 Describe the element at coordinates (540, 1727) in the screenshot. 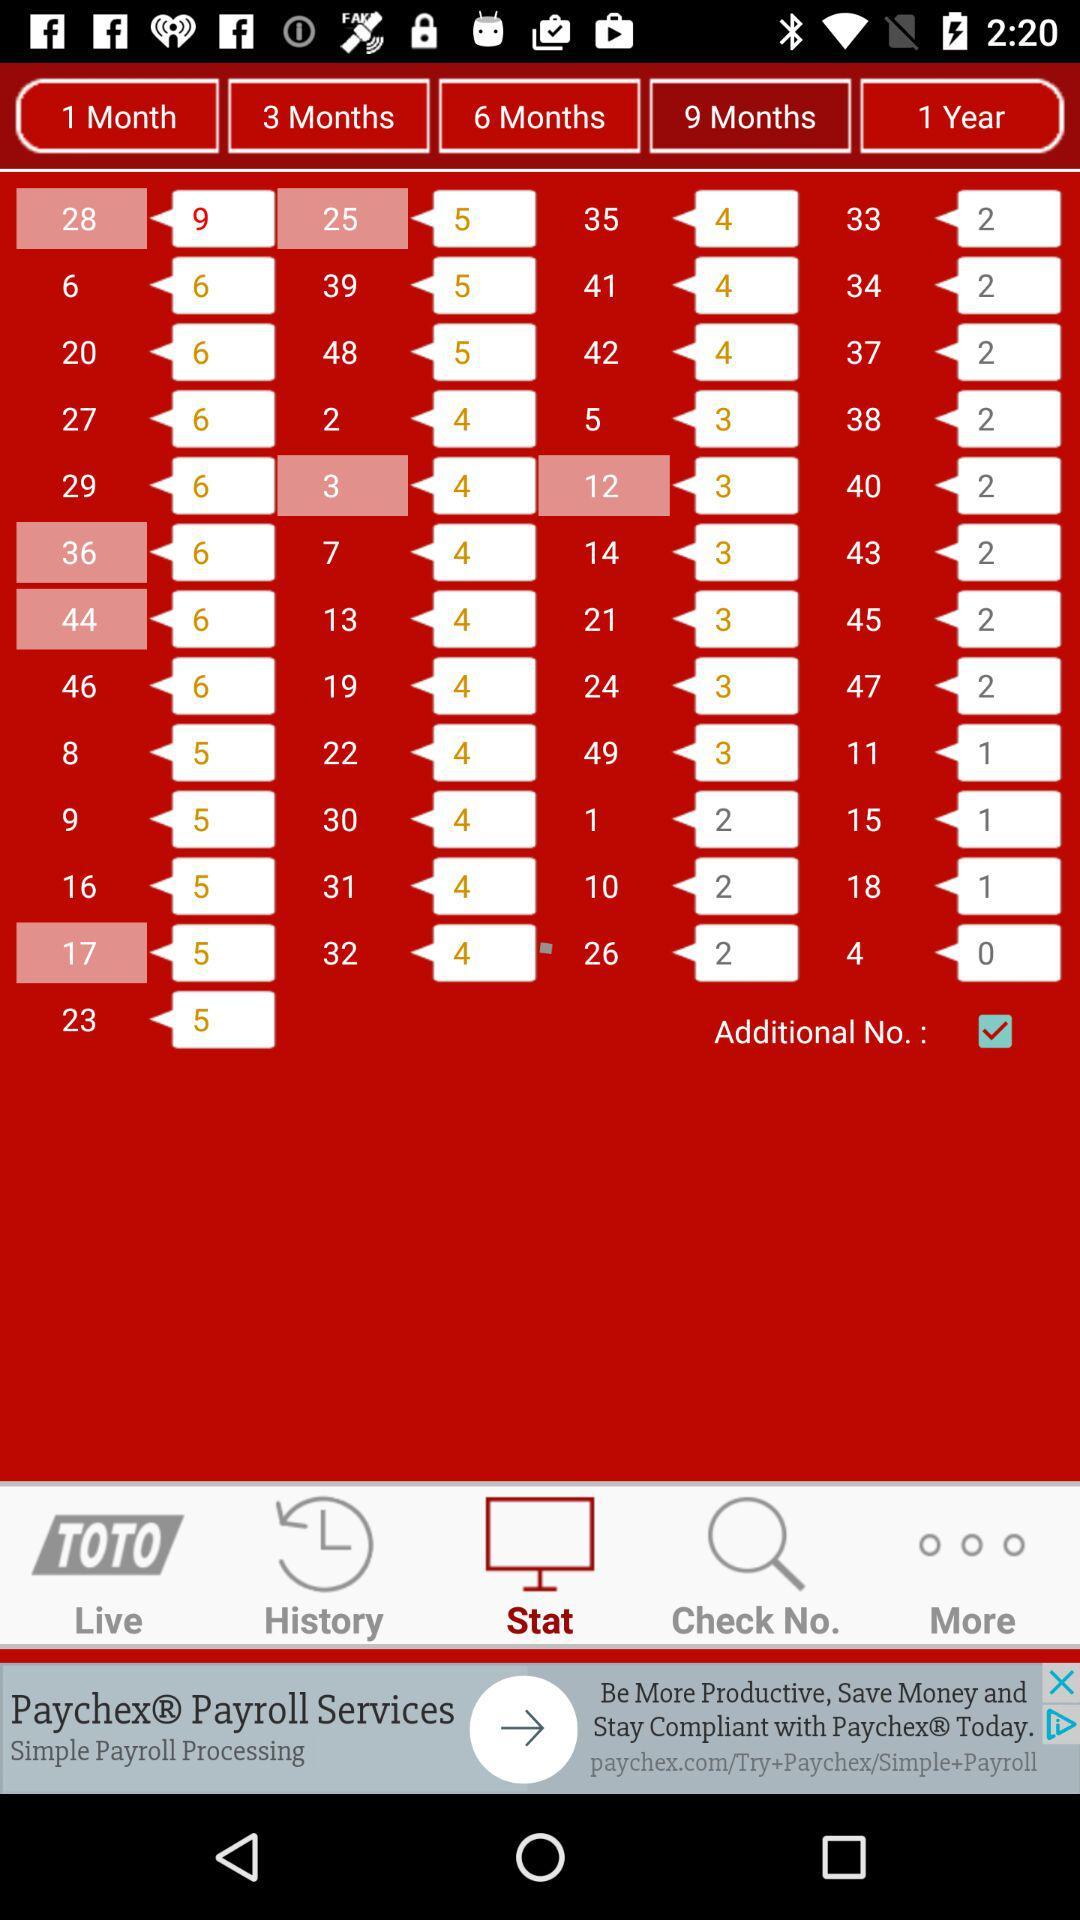

I see `open advertisement` at that location.